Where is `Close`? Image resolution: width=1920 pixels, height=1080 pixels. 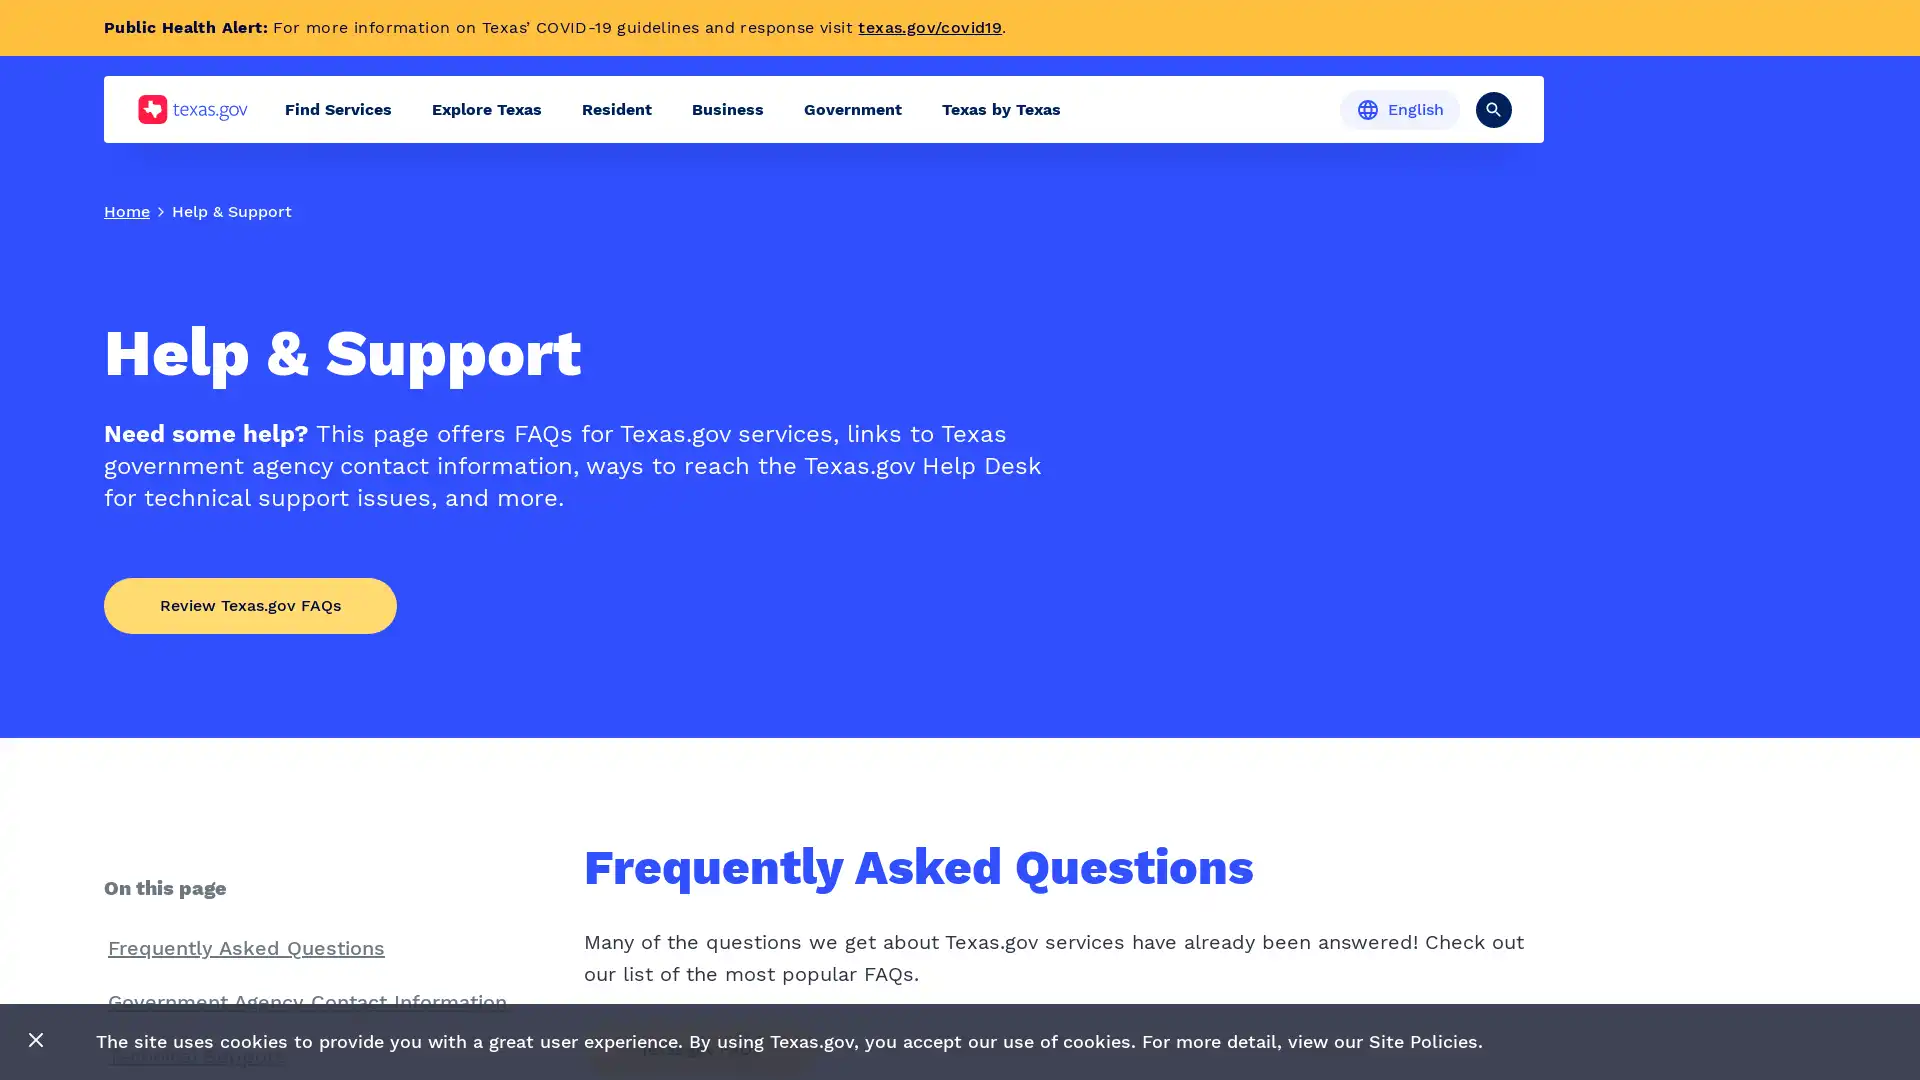
Close is located at coordinates (36, 1040).